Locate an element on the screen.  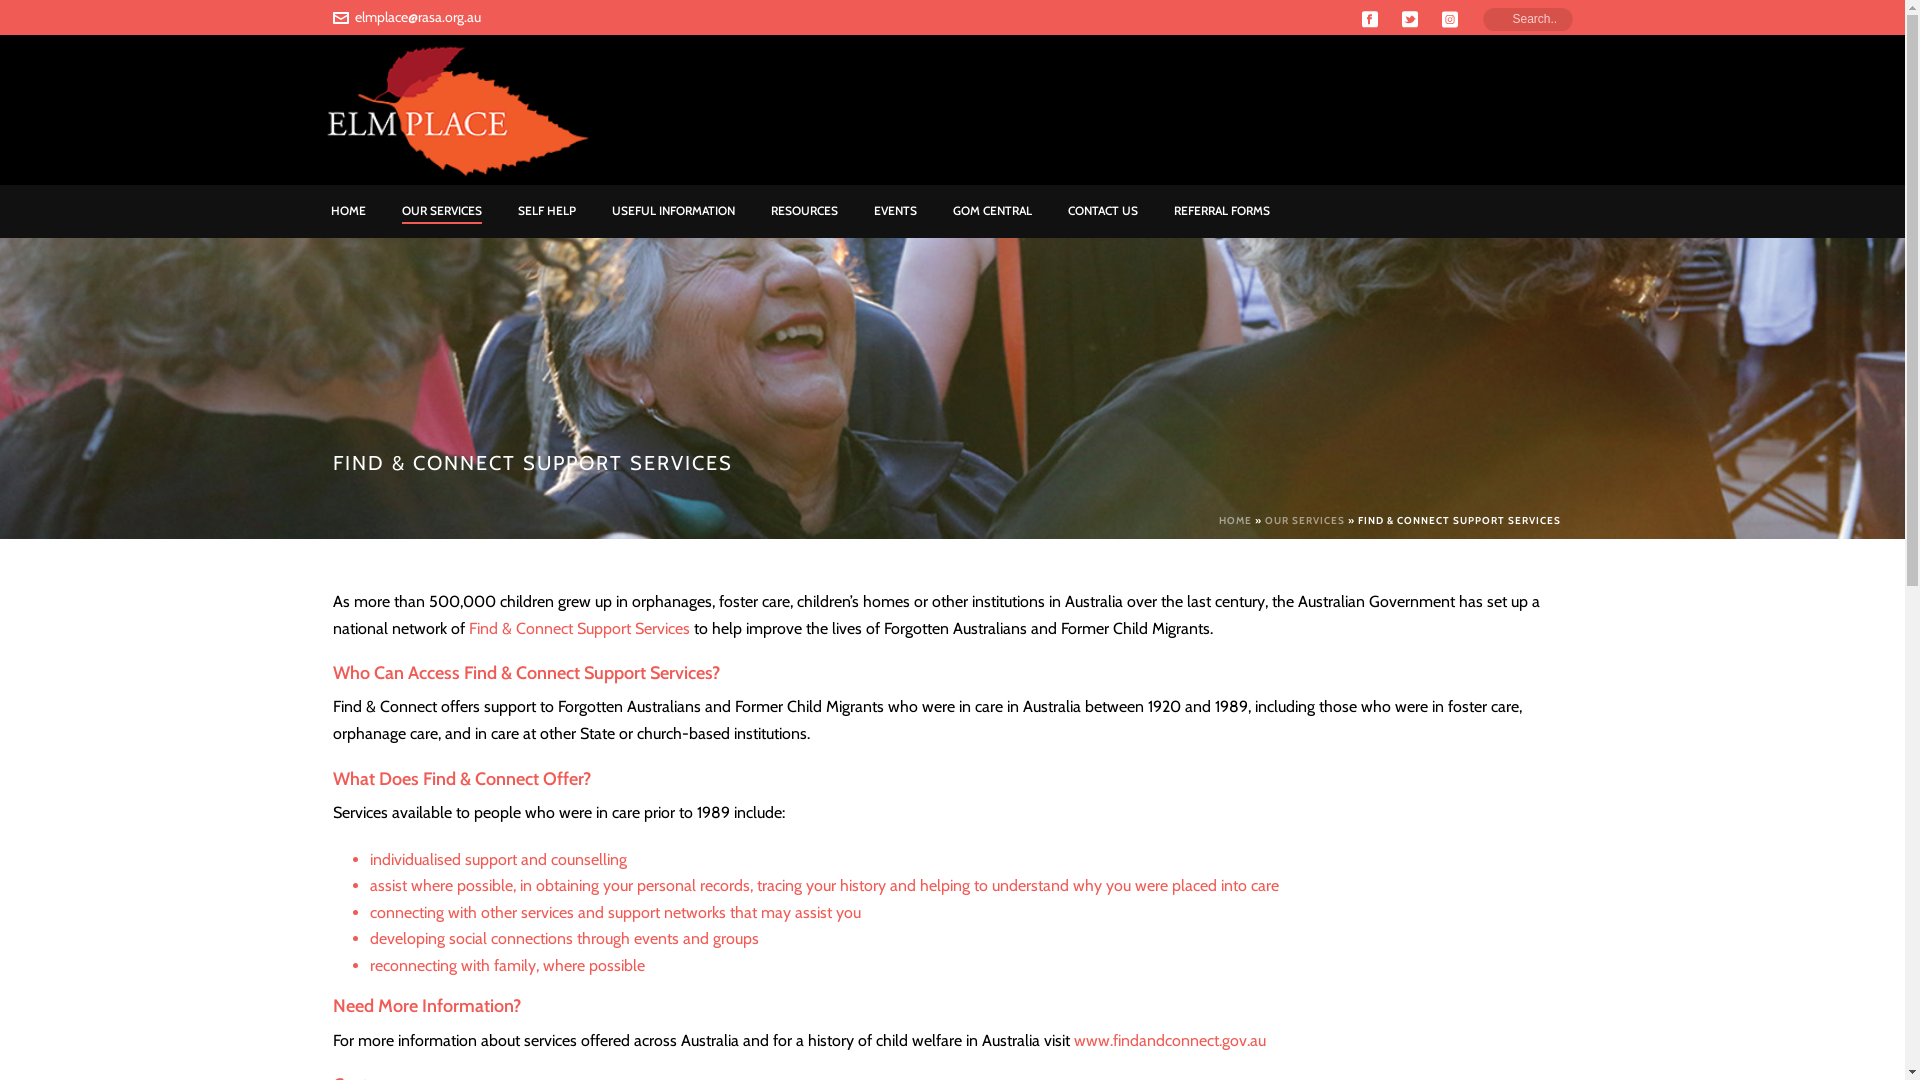
'Find & Connect Support Services' is located at coordinates (577, 627).